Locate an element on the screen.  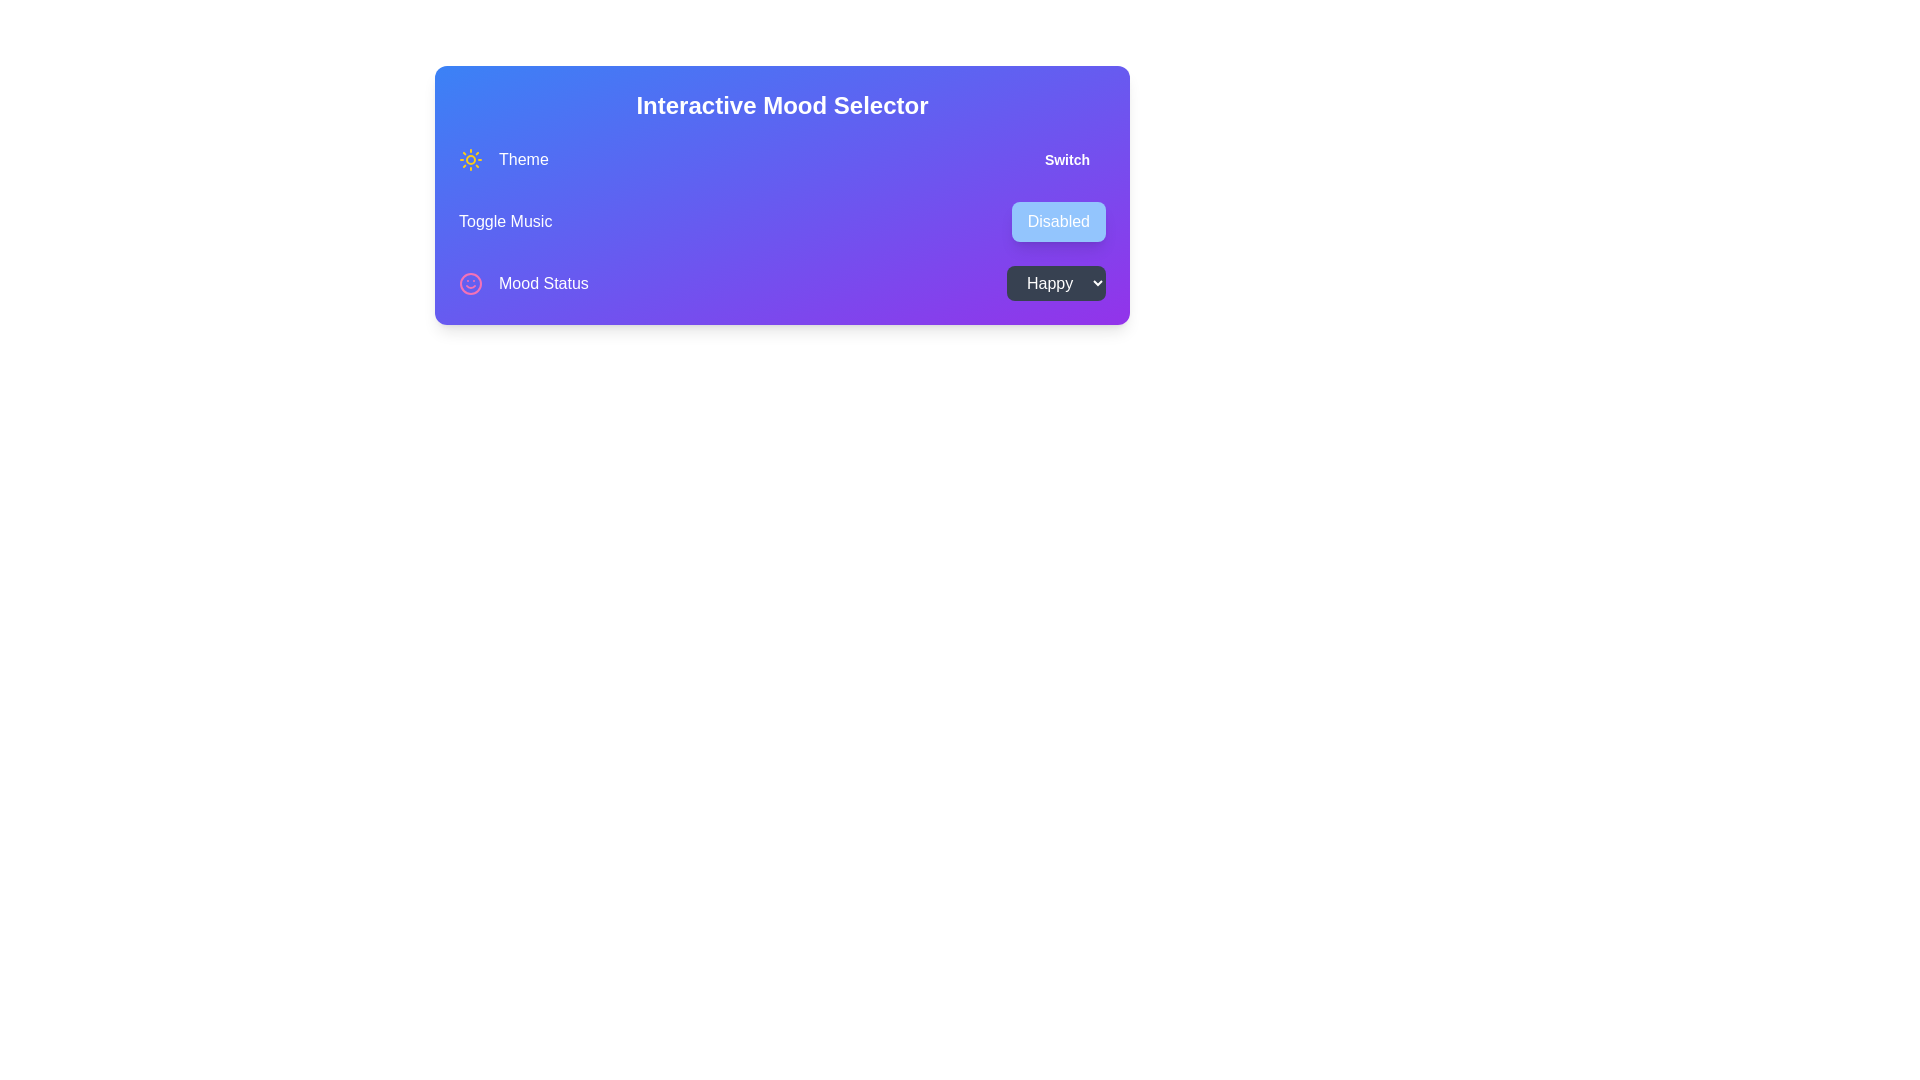
the rectangular button with a light blue background labeled 'Disabled', located to the right of 'Toggle Music' below 'Interactive Mood Selector' is located at coordinates (1057, 222).